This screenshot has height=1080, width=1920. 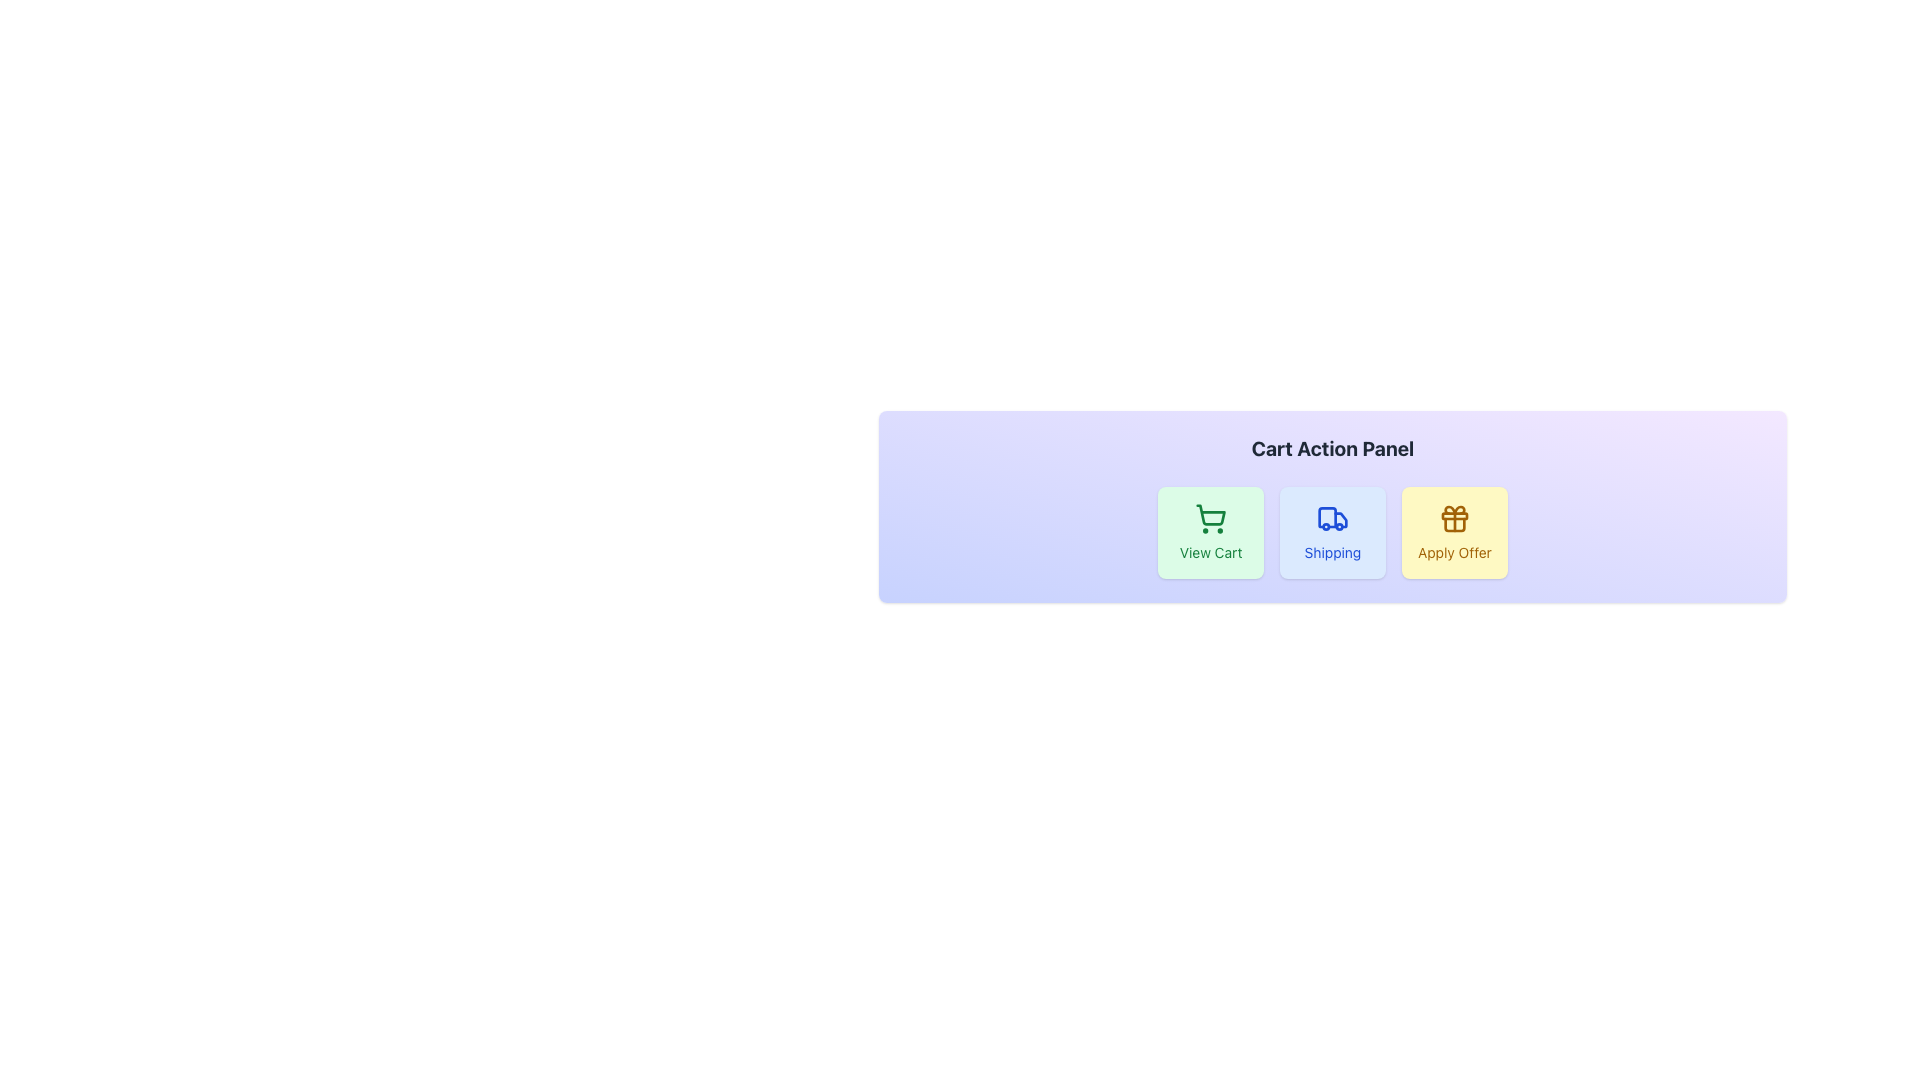 I want to click on the SVG icon of a truck, which is styled with a blue stroke and located within the 'Shipping' button in the 'Cart Action Panel', so click(x=1333, y=518).